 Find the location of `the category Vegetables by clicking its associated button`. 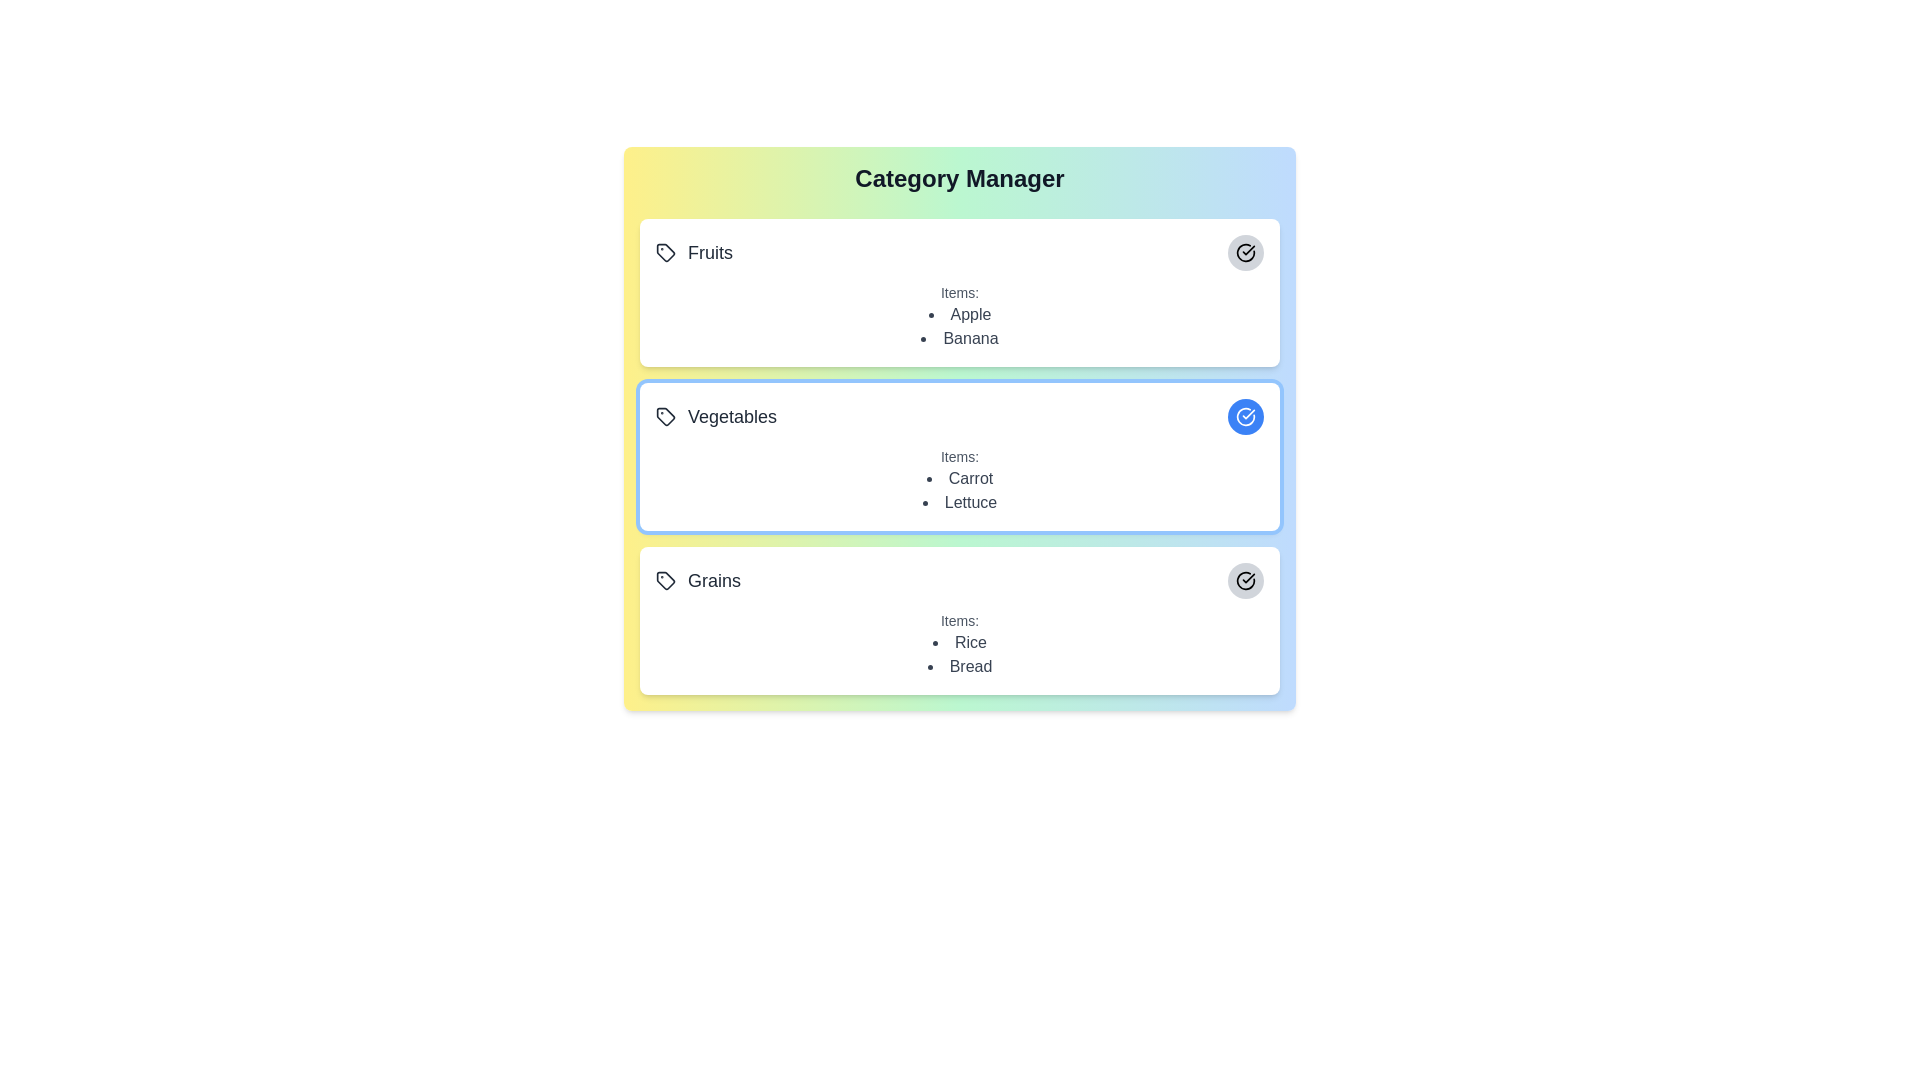

the category Vegetables by clicking its associated button is located at coordinates (1245, 415).